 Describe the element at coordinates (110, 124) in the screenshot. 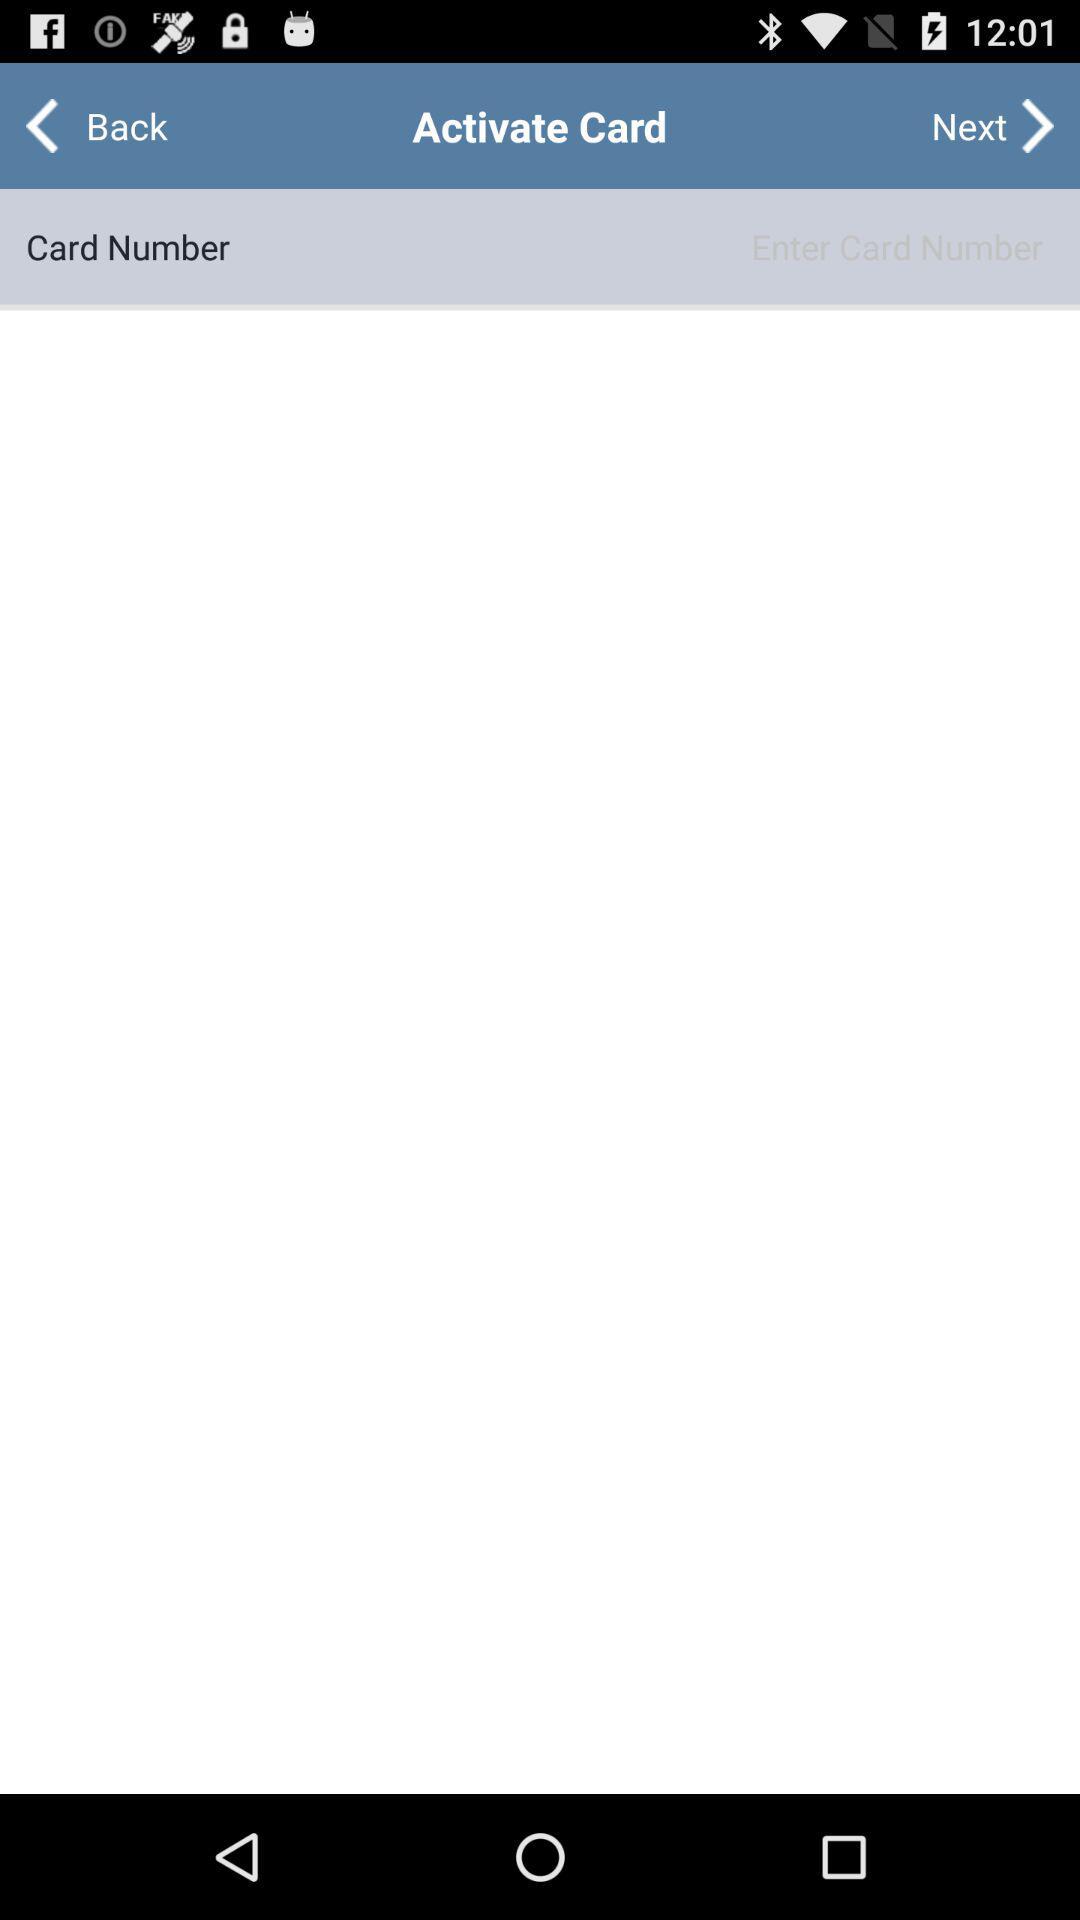

I see `button to the left of the next icon` at that location.